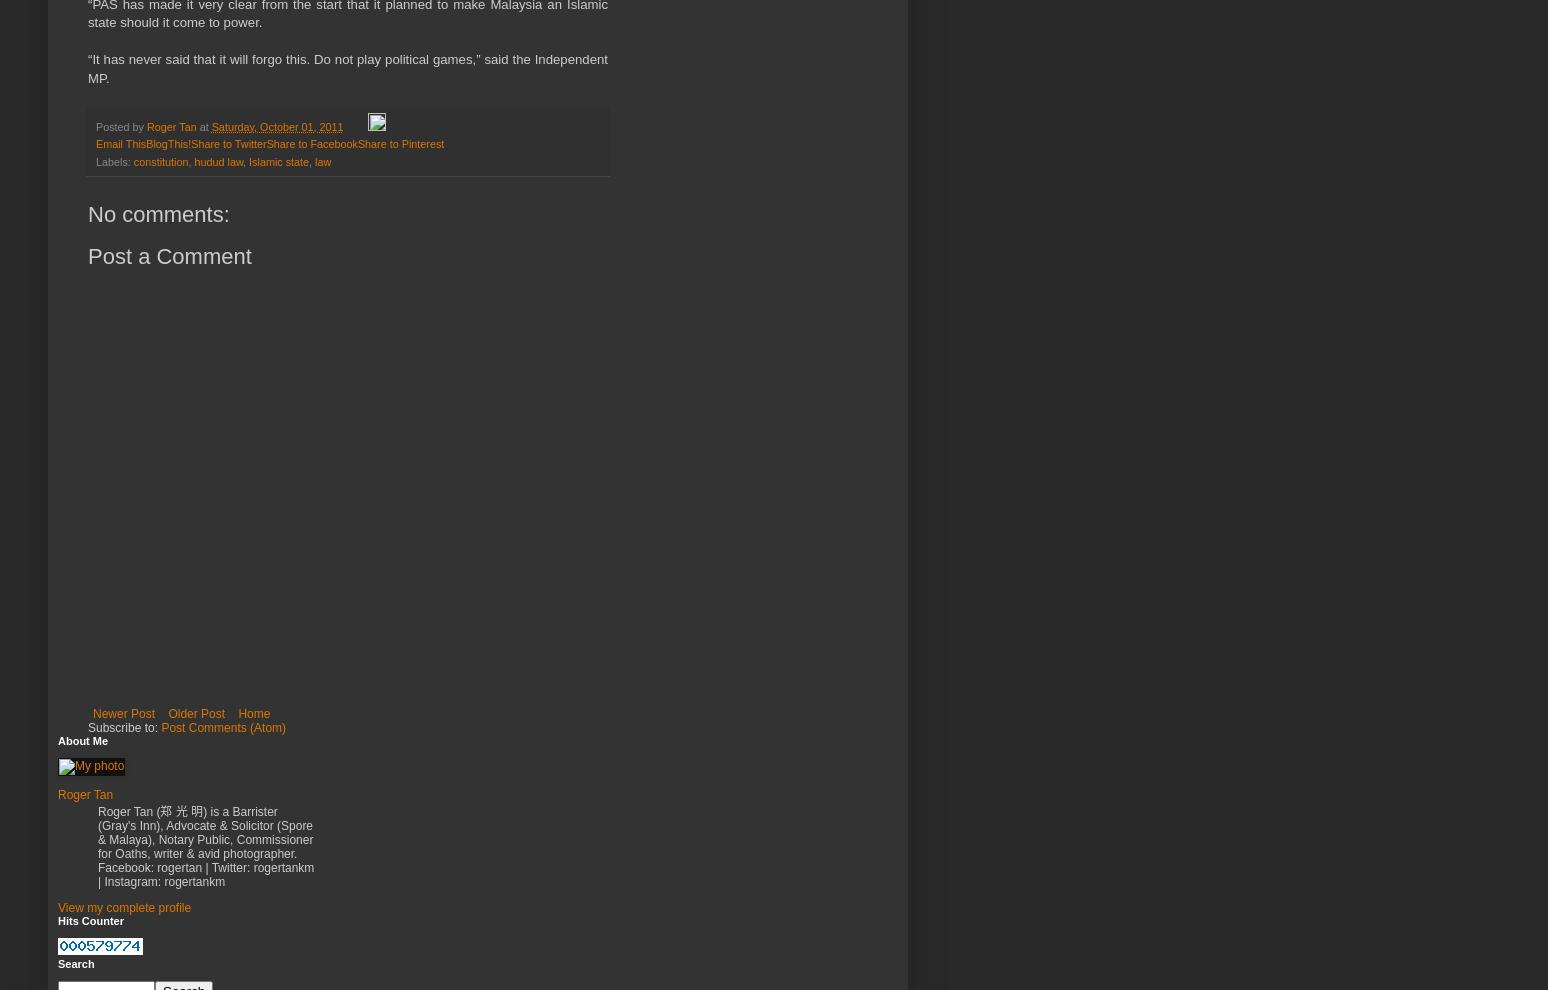  Describe the element at coordinates (121, 126) in the screenshot. I see `'Posted by'` at that location.